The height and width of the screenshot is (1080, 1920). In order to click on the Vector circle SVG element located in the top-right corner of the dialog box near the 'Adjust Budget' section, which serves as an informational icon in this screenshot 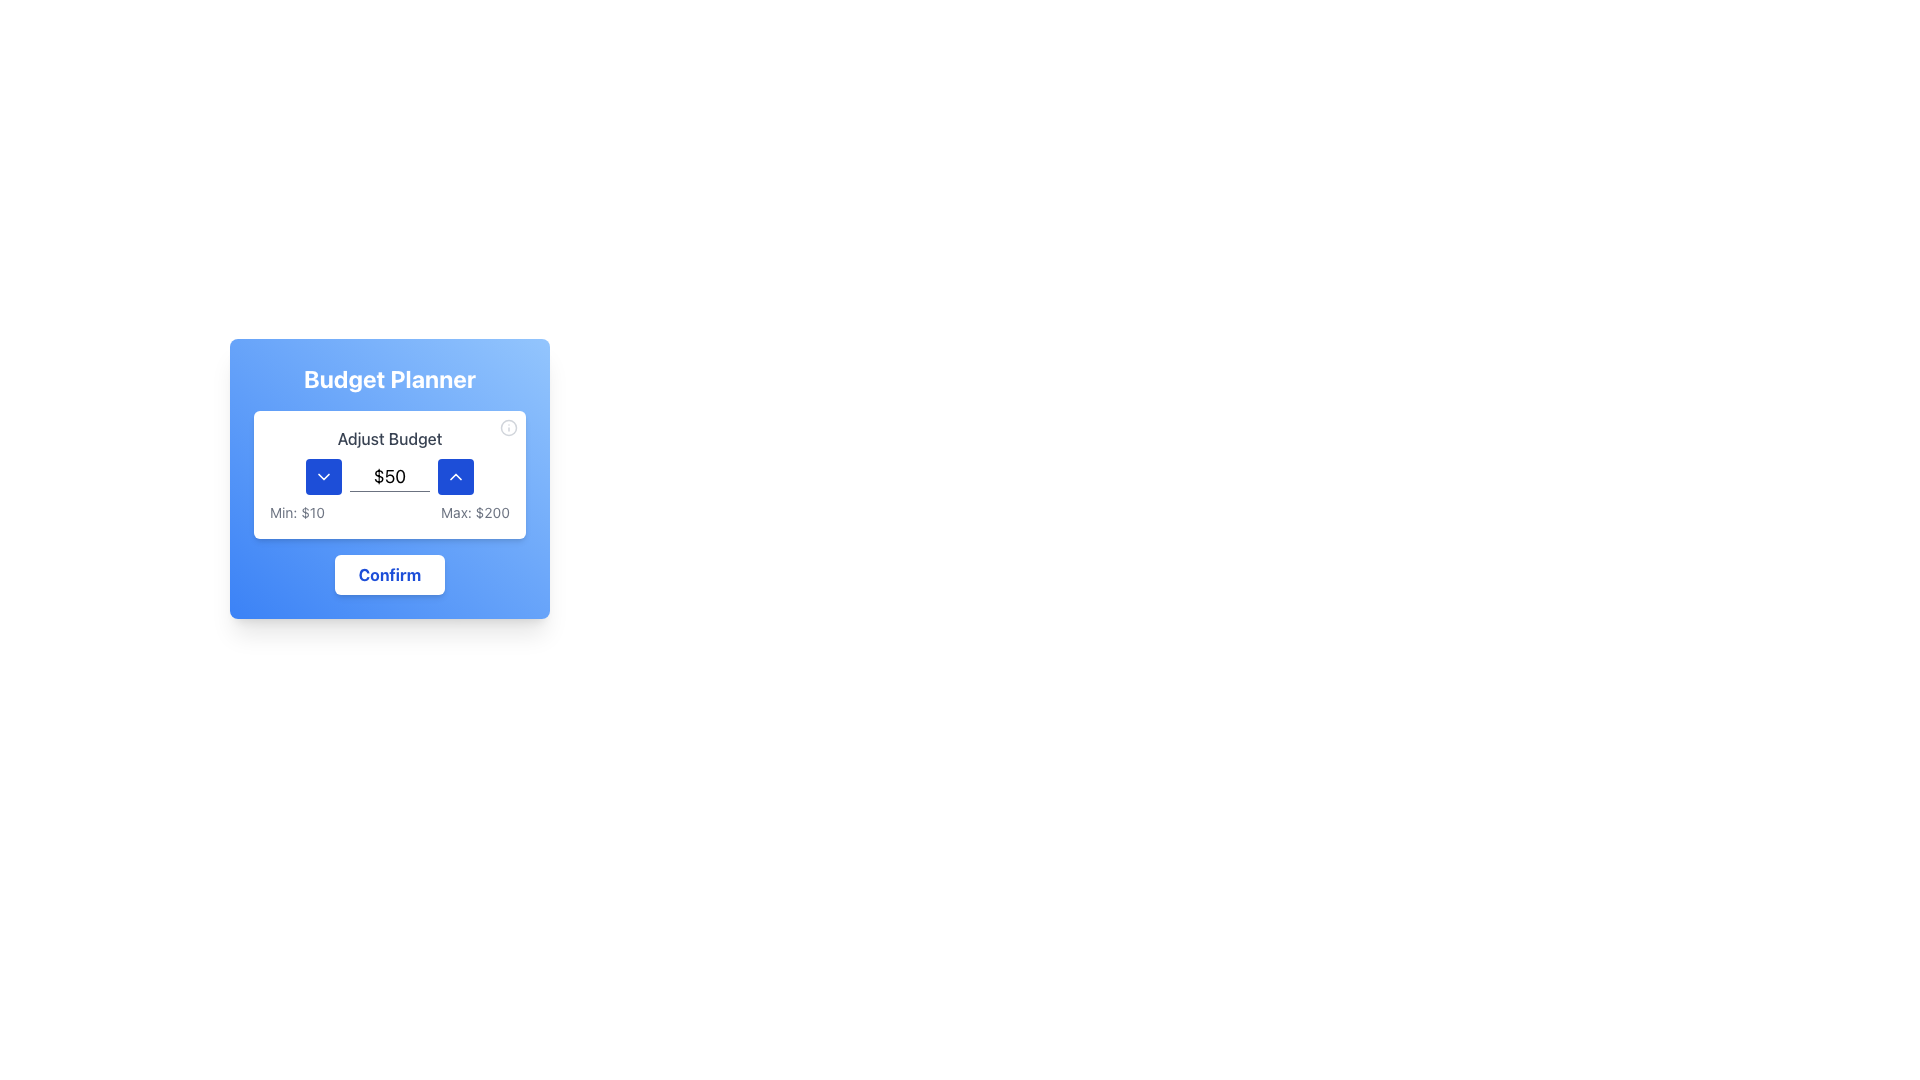, I will do `click(508, 427)`.